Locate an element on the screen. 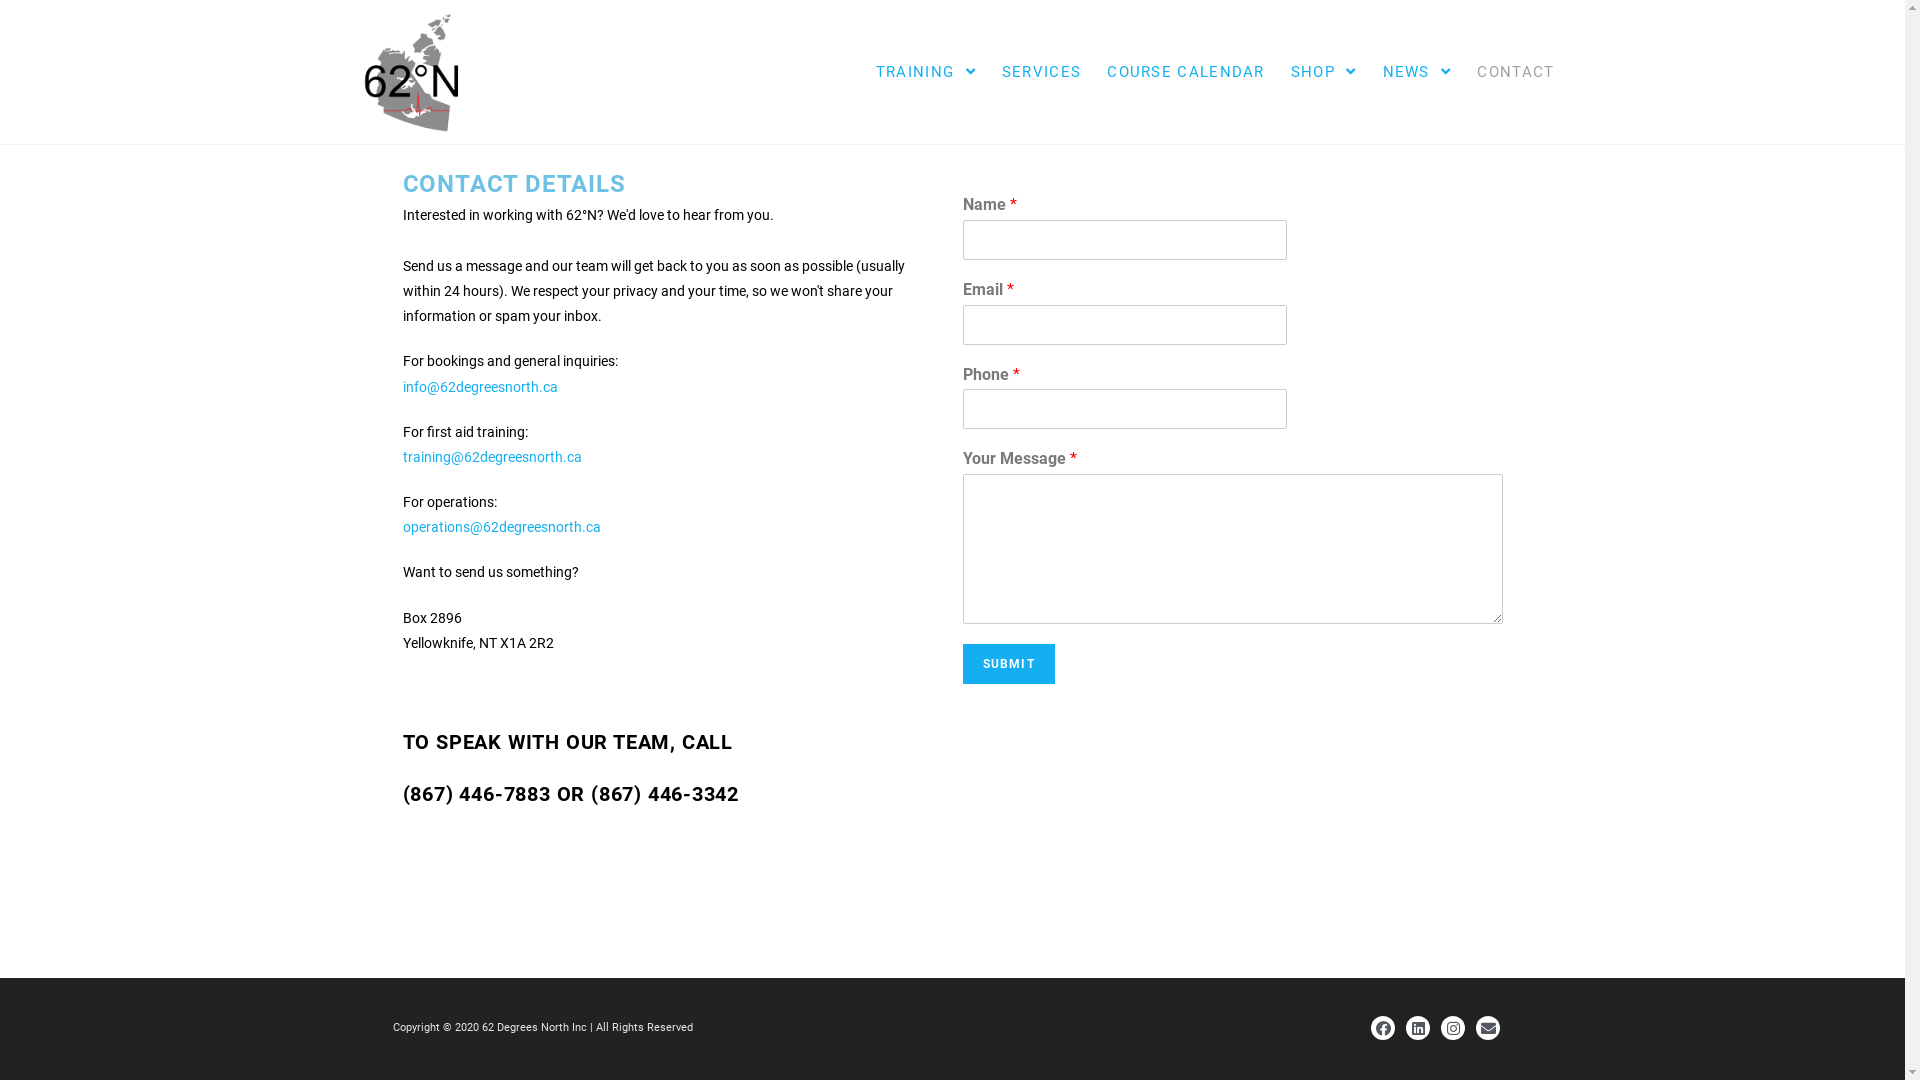 The image size is (1920, 1080). 'CONTACT' is located at coordinates (1515, 71).